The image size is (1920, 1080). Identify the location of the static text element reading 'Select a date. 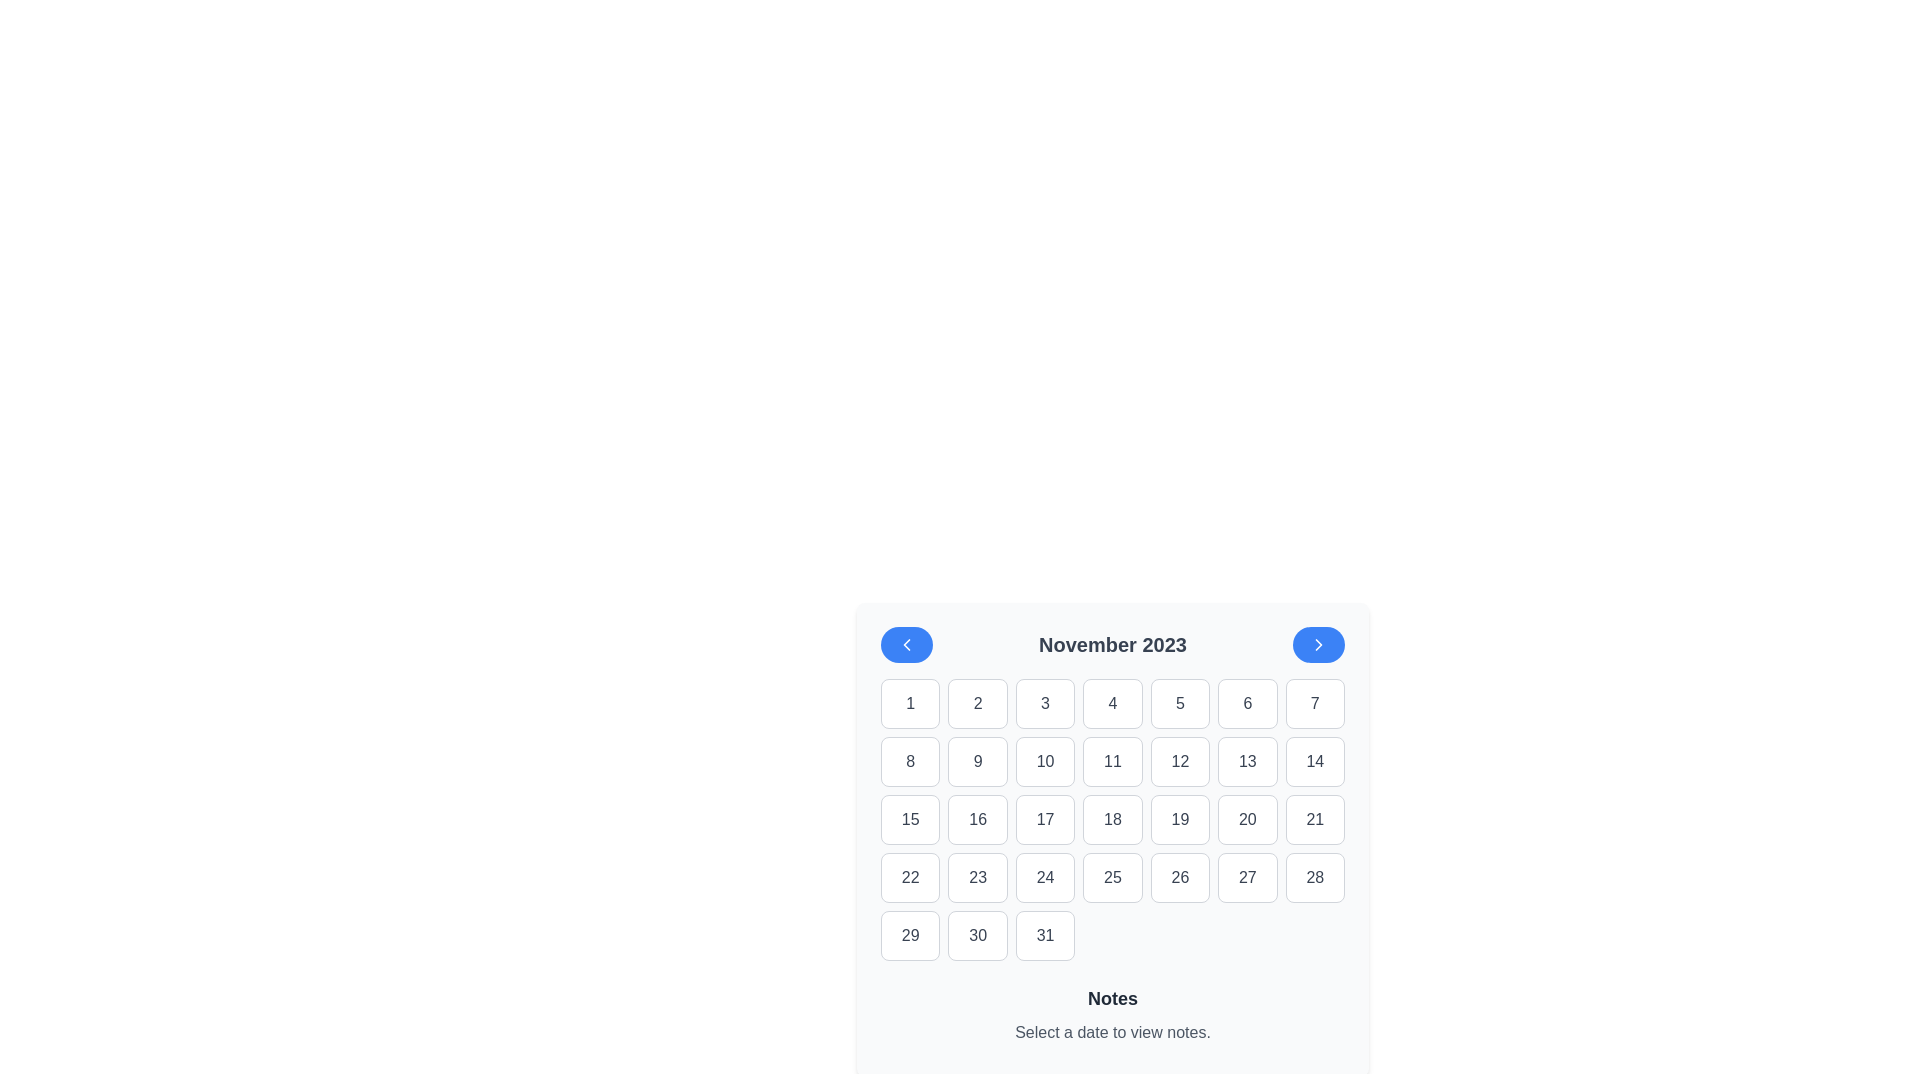
(1112, 1033).